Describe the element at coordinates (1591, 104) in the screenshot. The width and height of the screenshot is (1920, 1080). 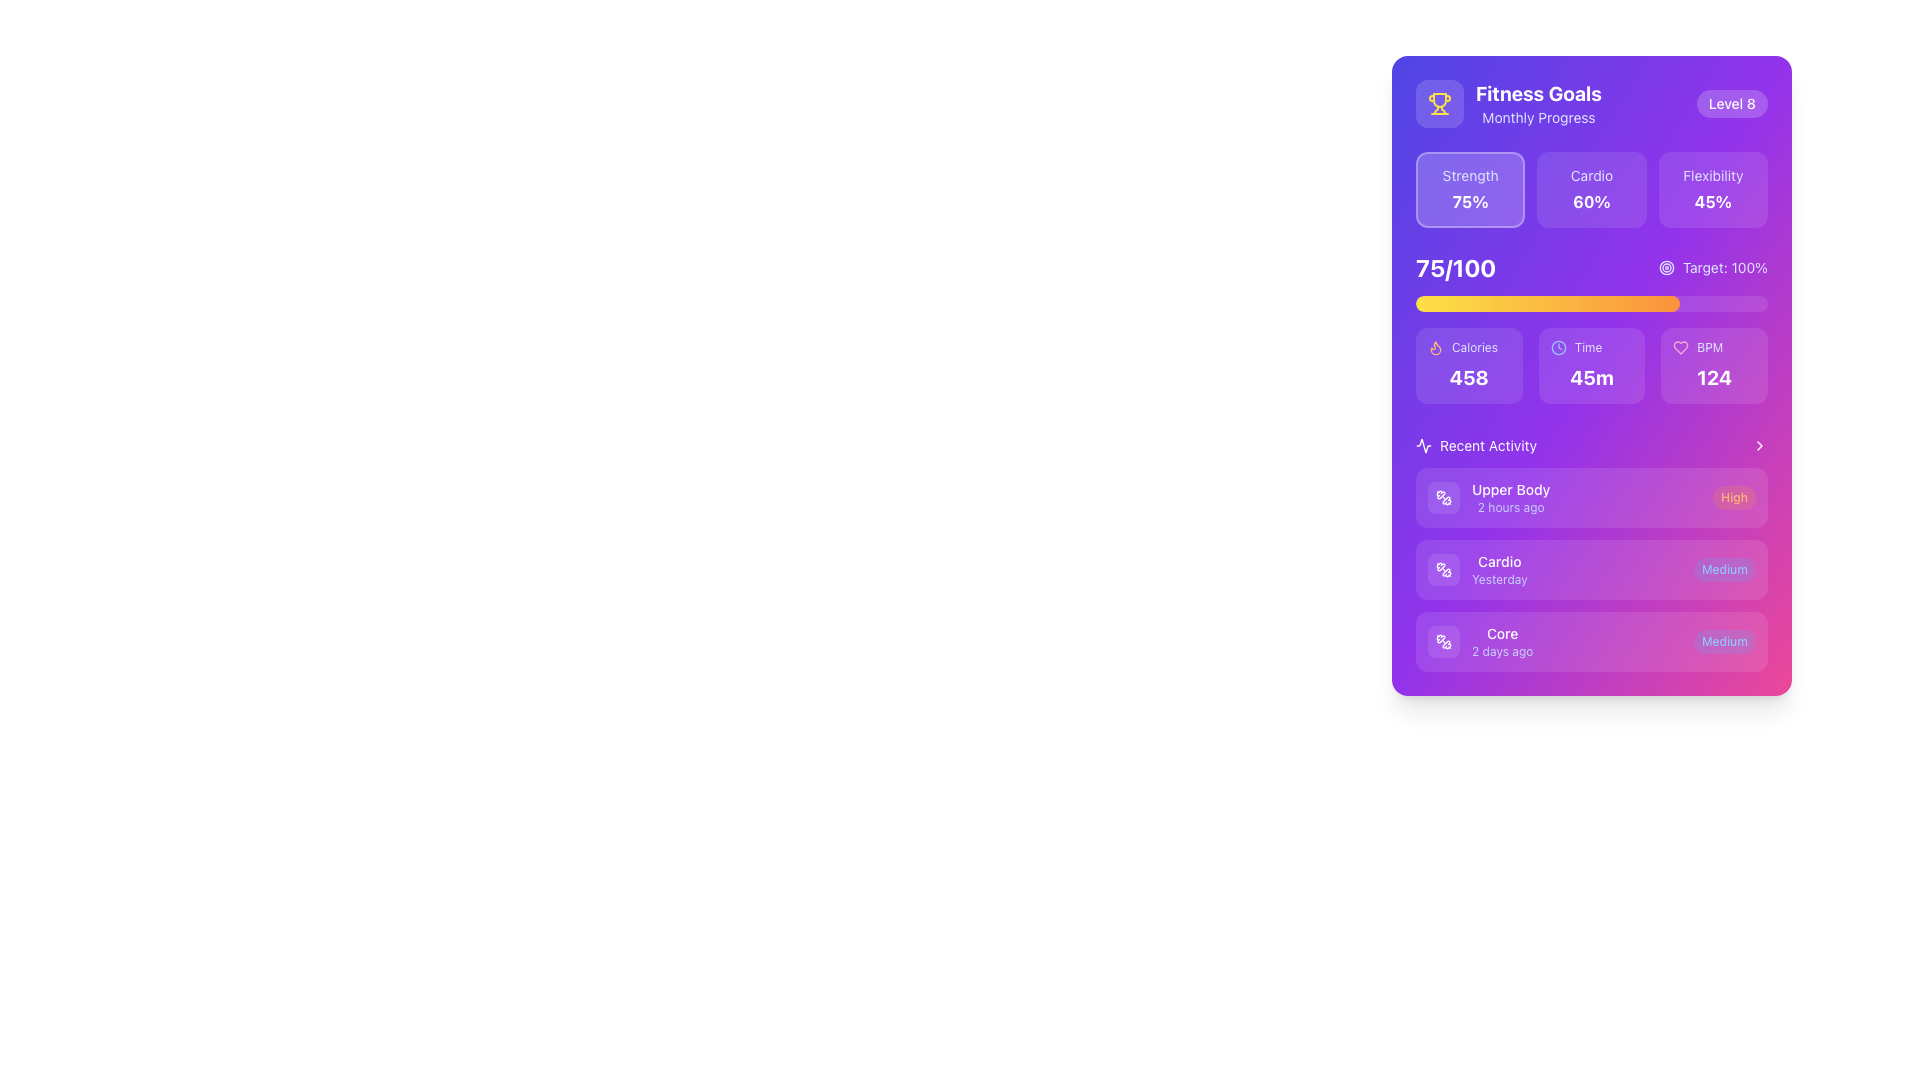
I see `displayed information from the 'Fitness Goals' header section, which includes the title, subtitle, trophy icon, and 'Level 8' label` at that location.